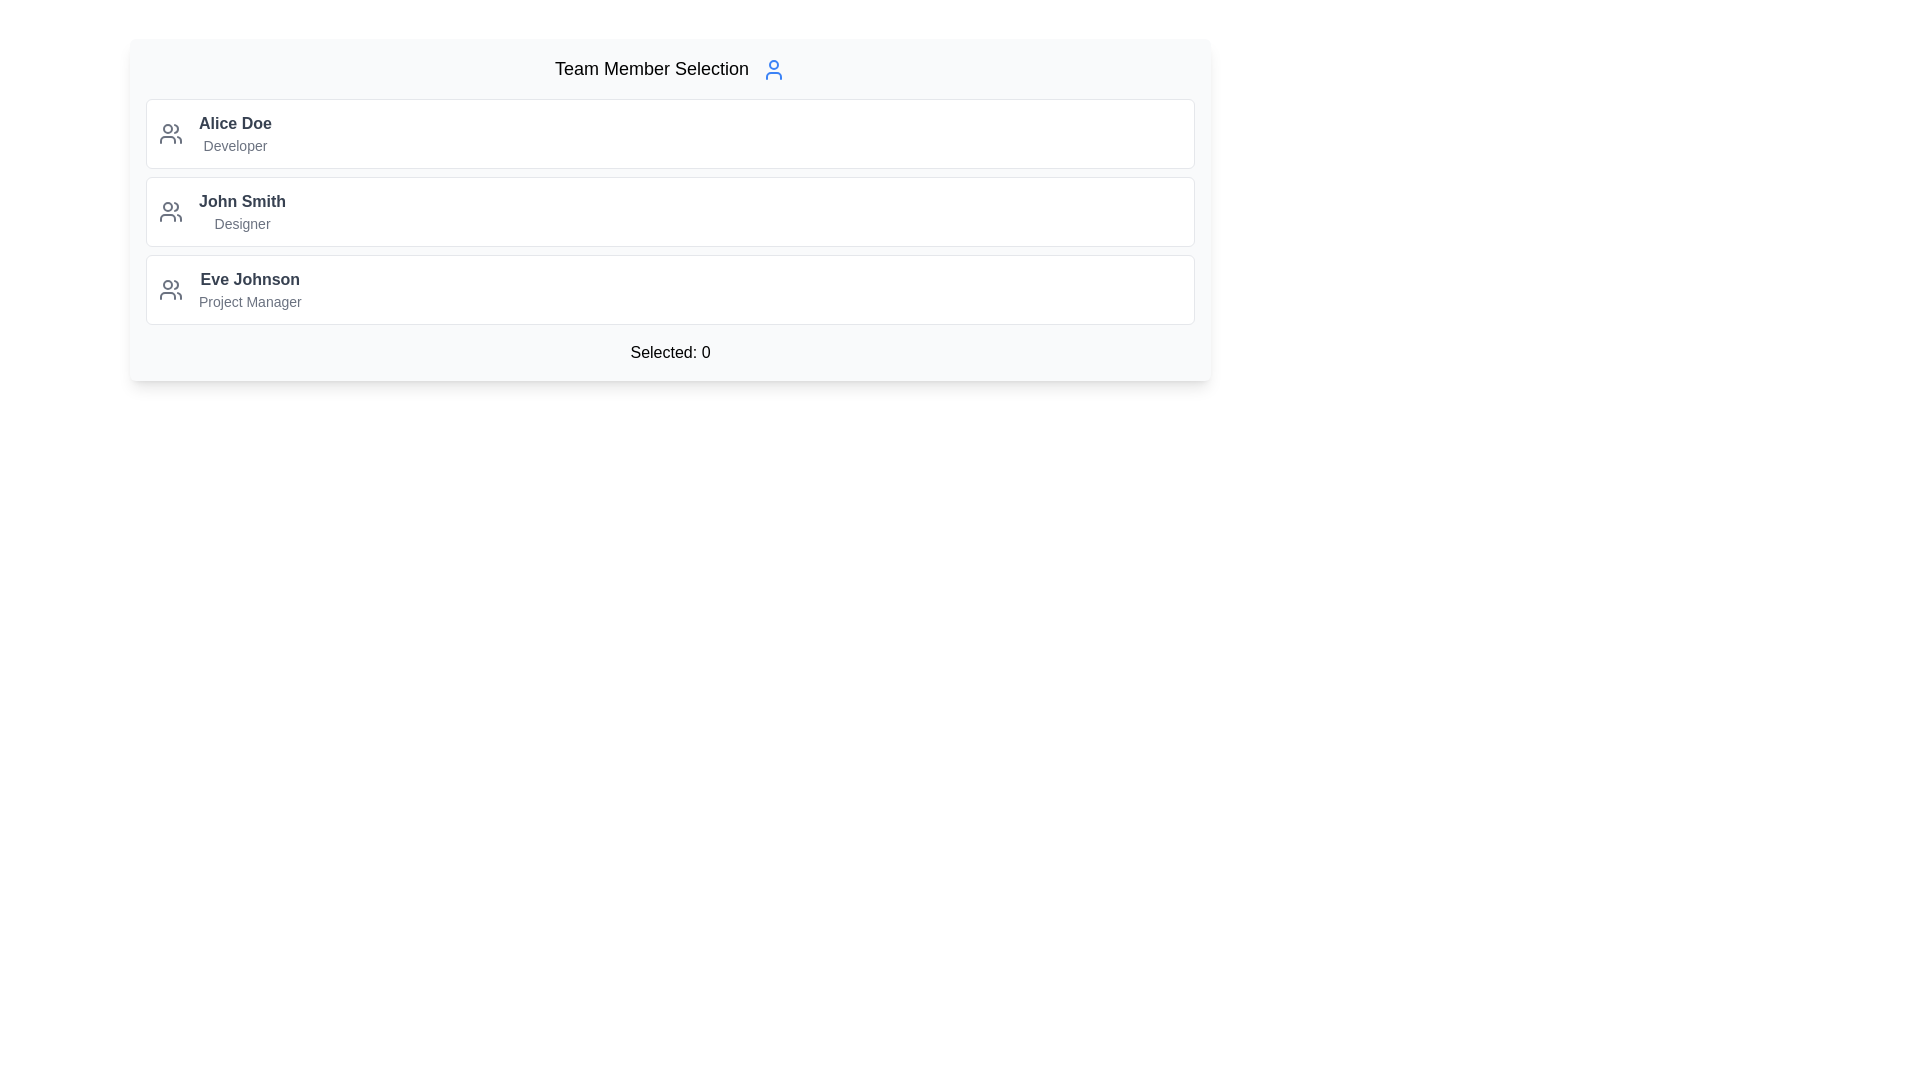 This screenshot has width=1920, height=1080. What do you see at coordinates (773, 69) in the screenshot?
I see `the user silhouette icon located to the right of the 'Team Member Selection' text` at bounding box center [773, 69].